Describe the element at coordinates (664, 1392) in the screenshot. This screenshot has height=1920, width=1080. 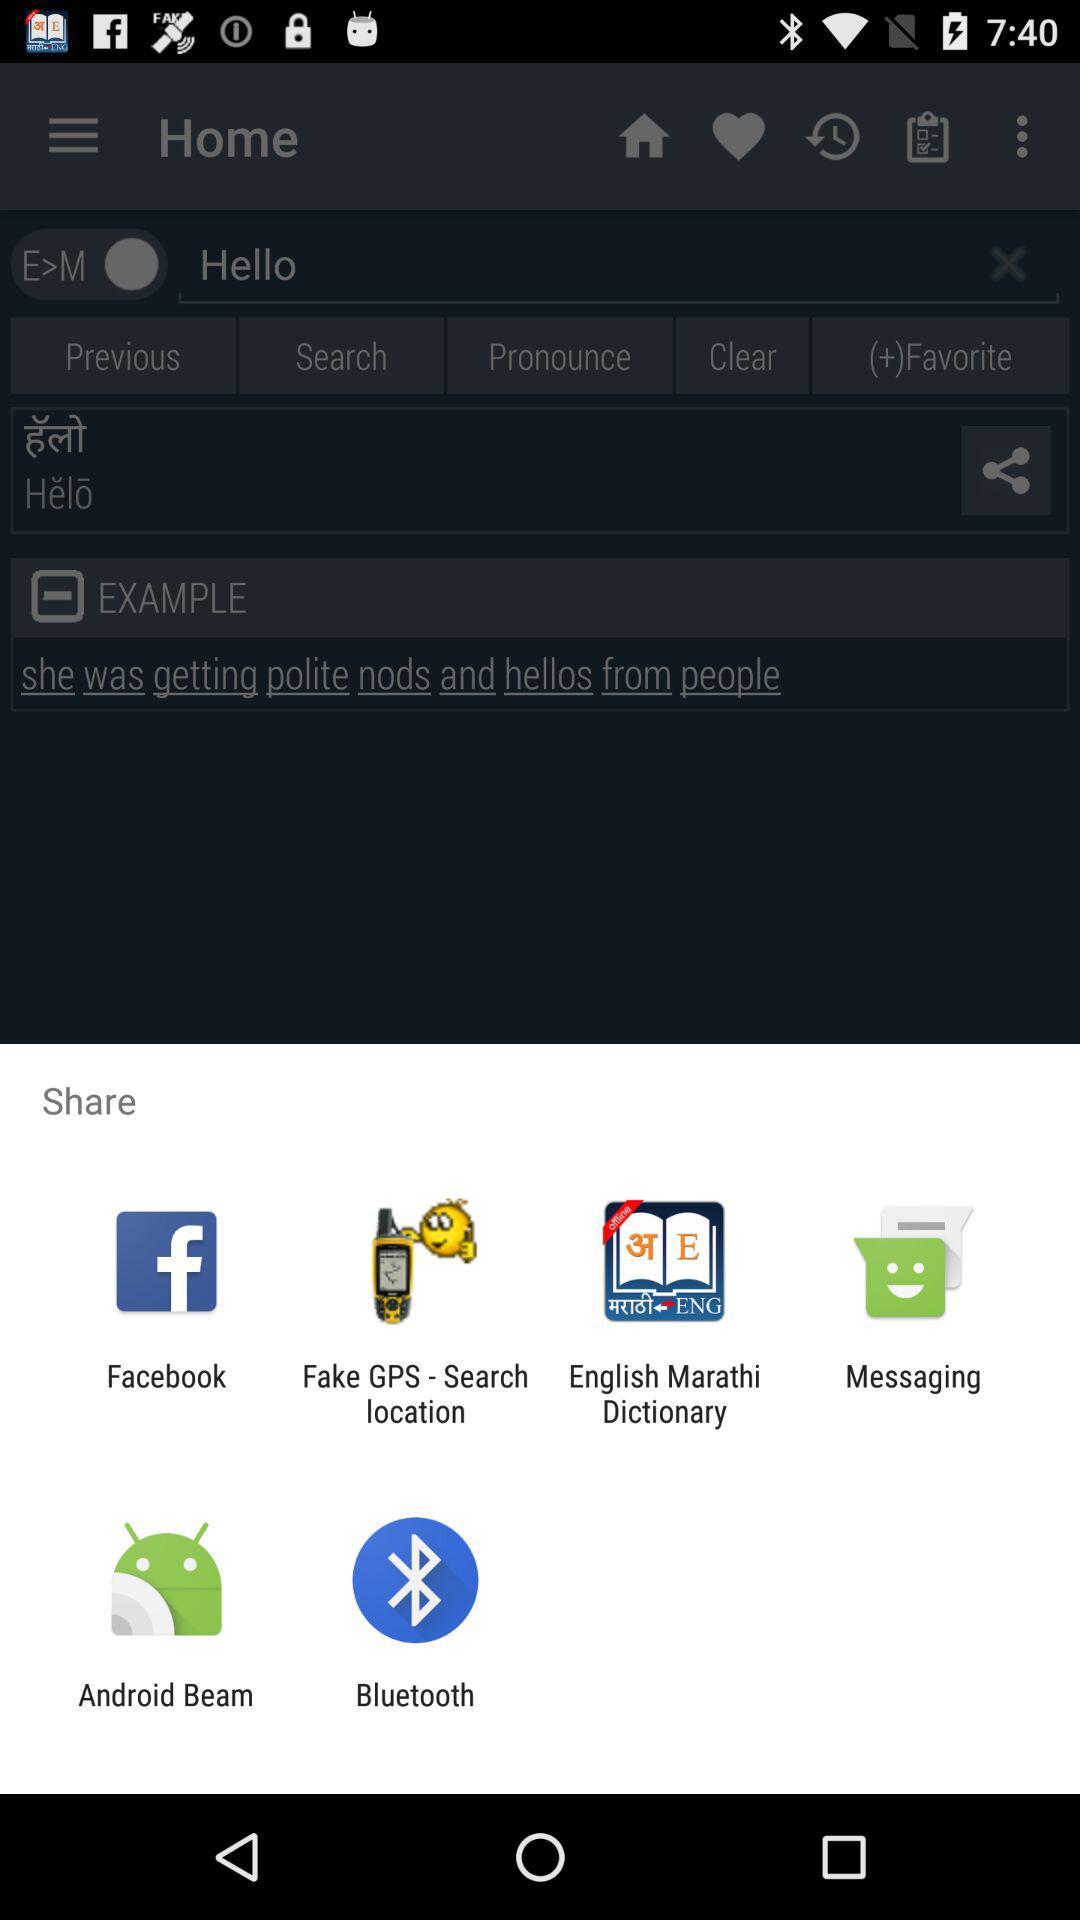
I see `the app to the right of fake gps search item` at that location.